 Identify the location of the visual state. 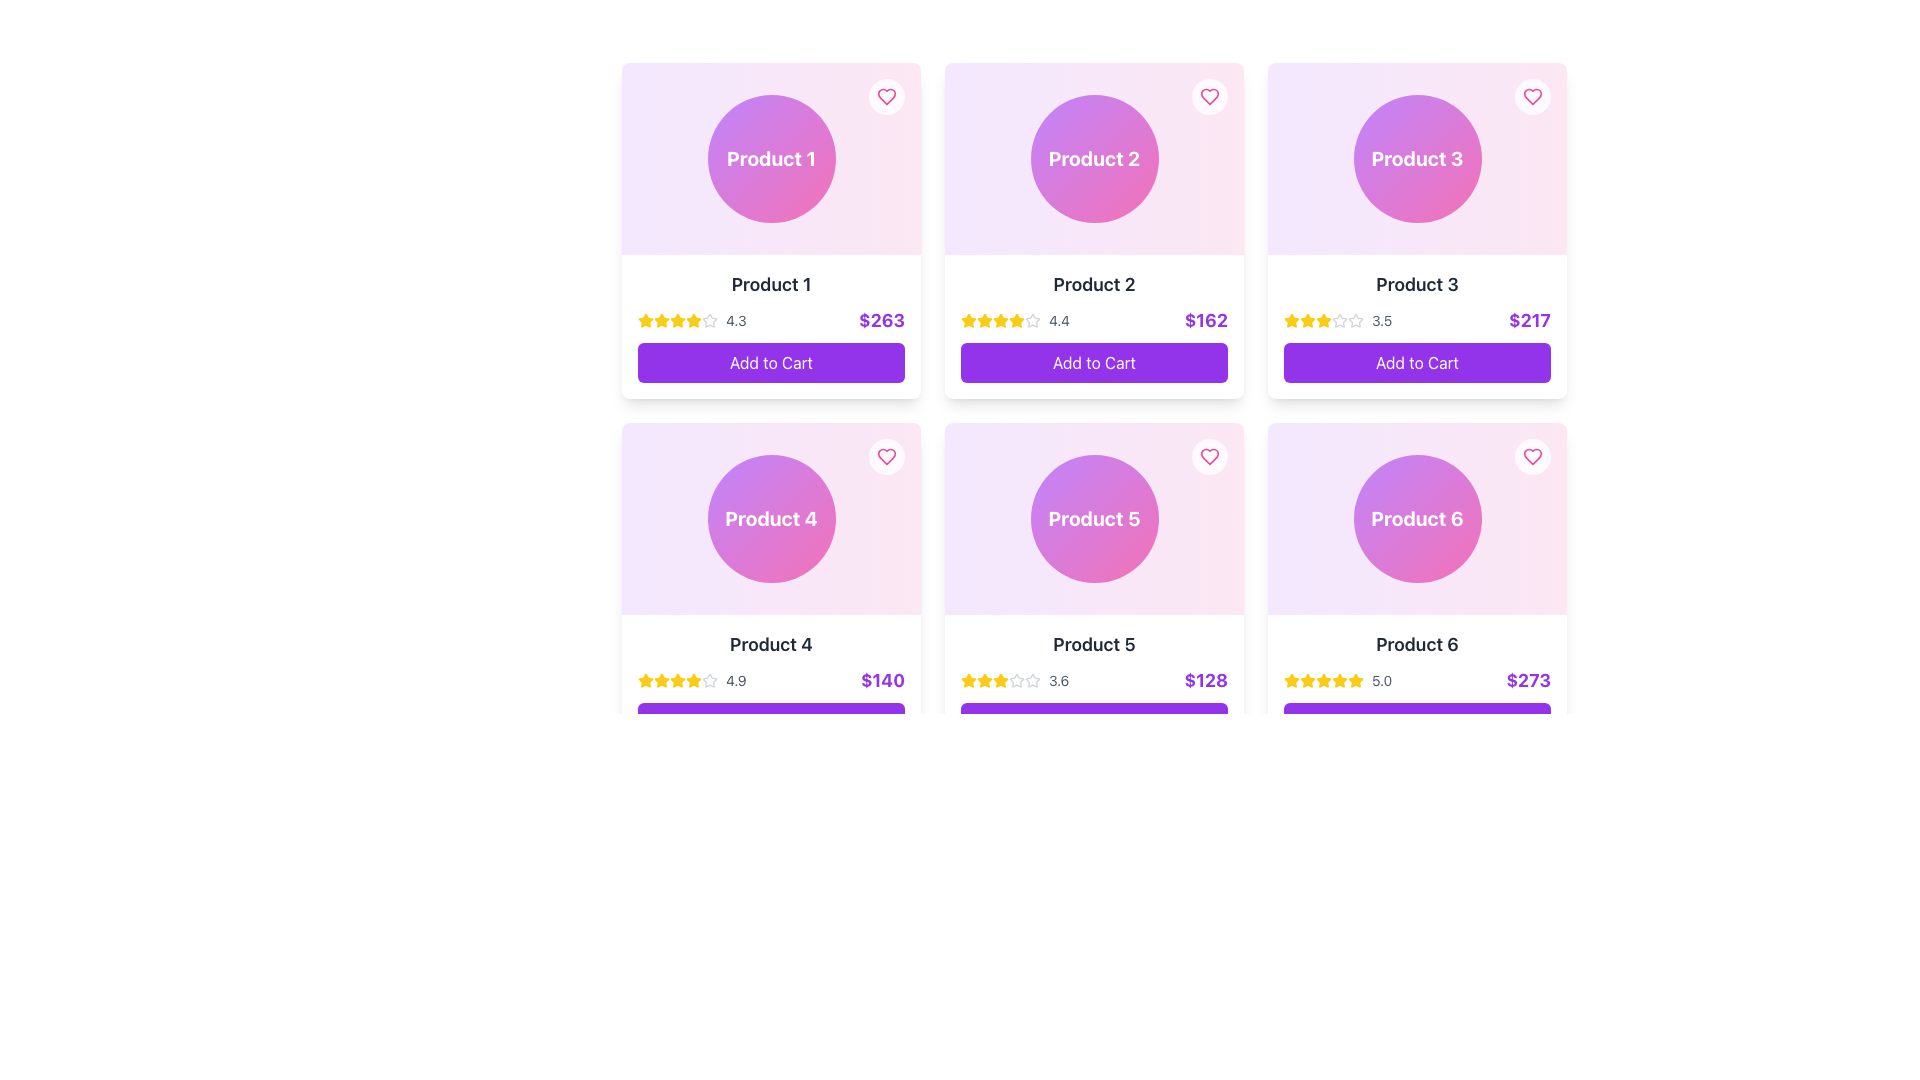
(1324, 319).